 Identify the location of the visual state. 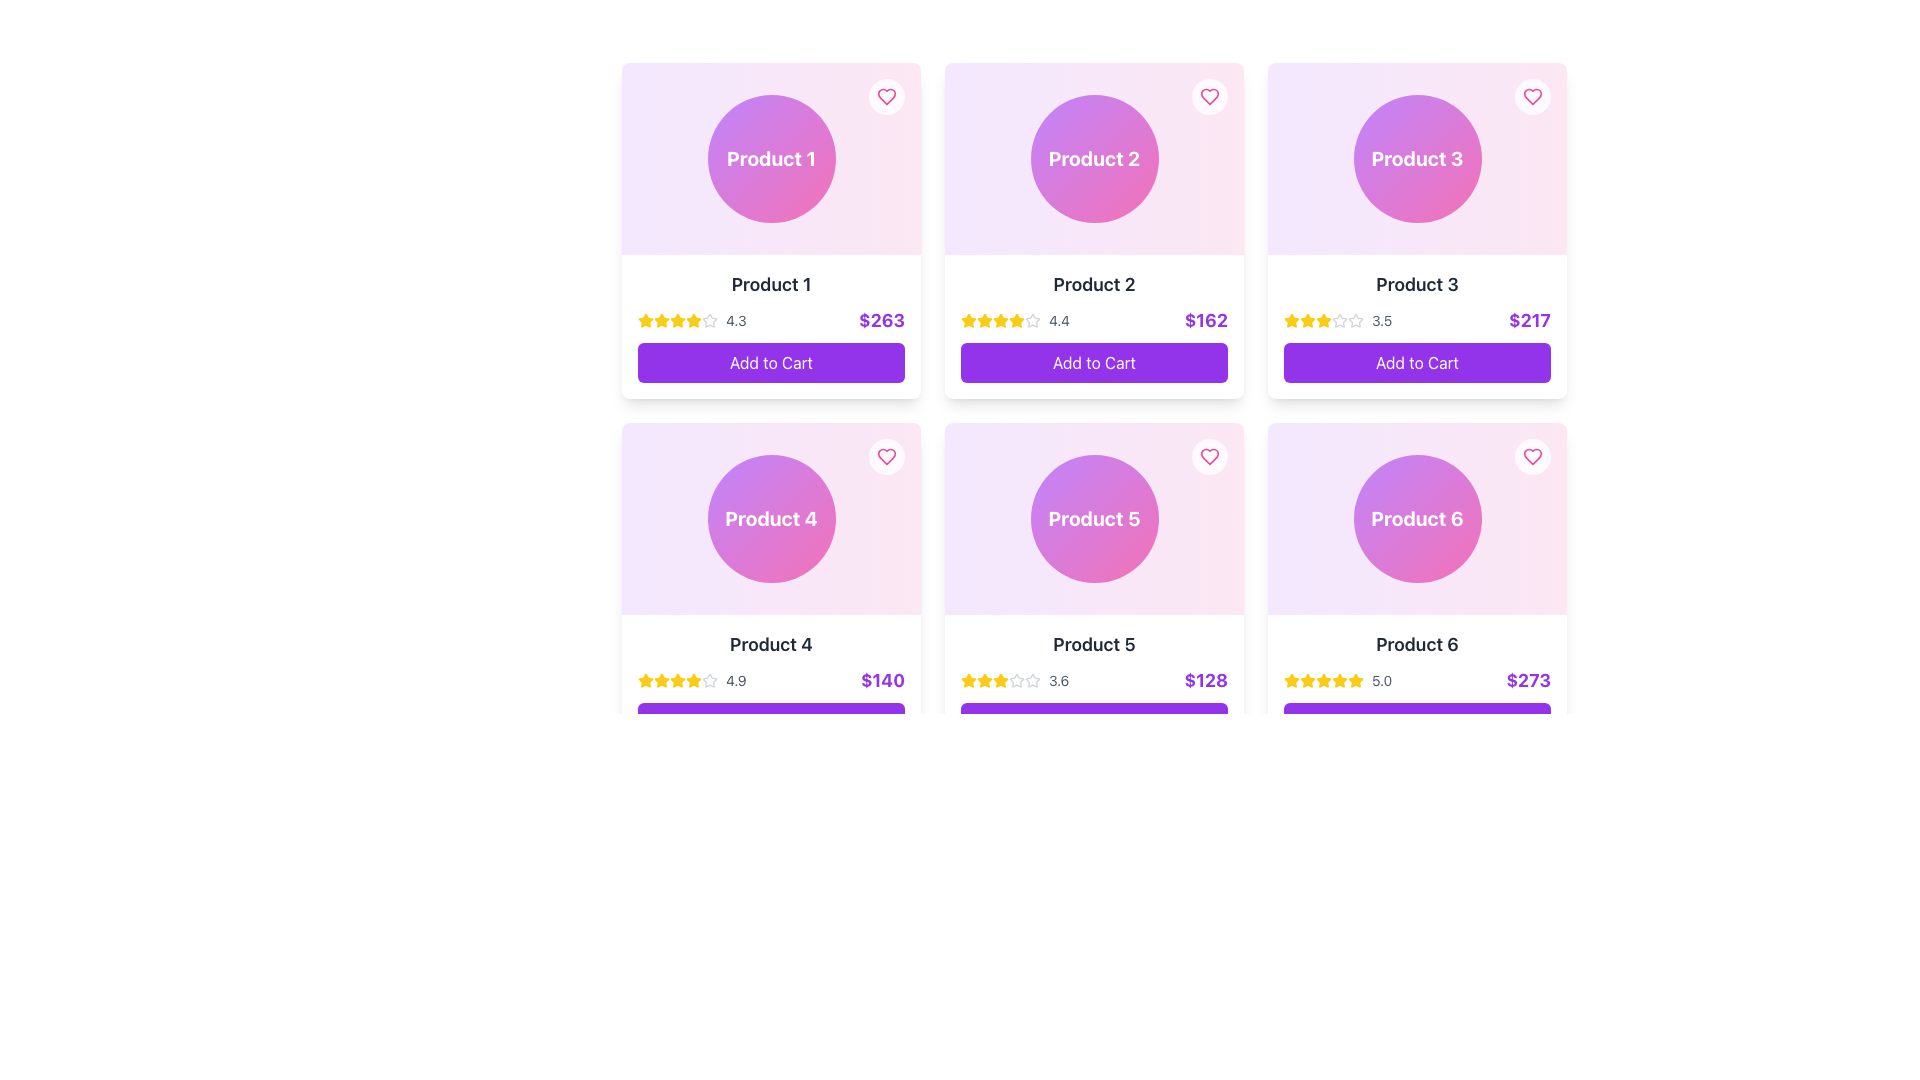
(1324, 319).